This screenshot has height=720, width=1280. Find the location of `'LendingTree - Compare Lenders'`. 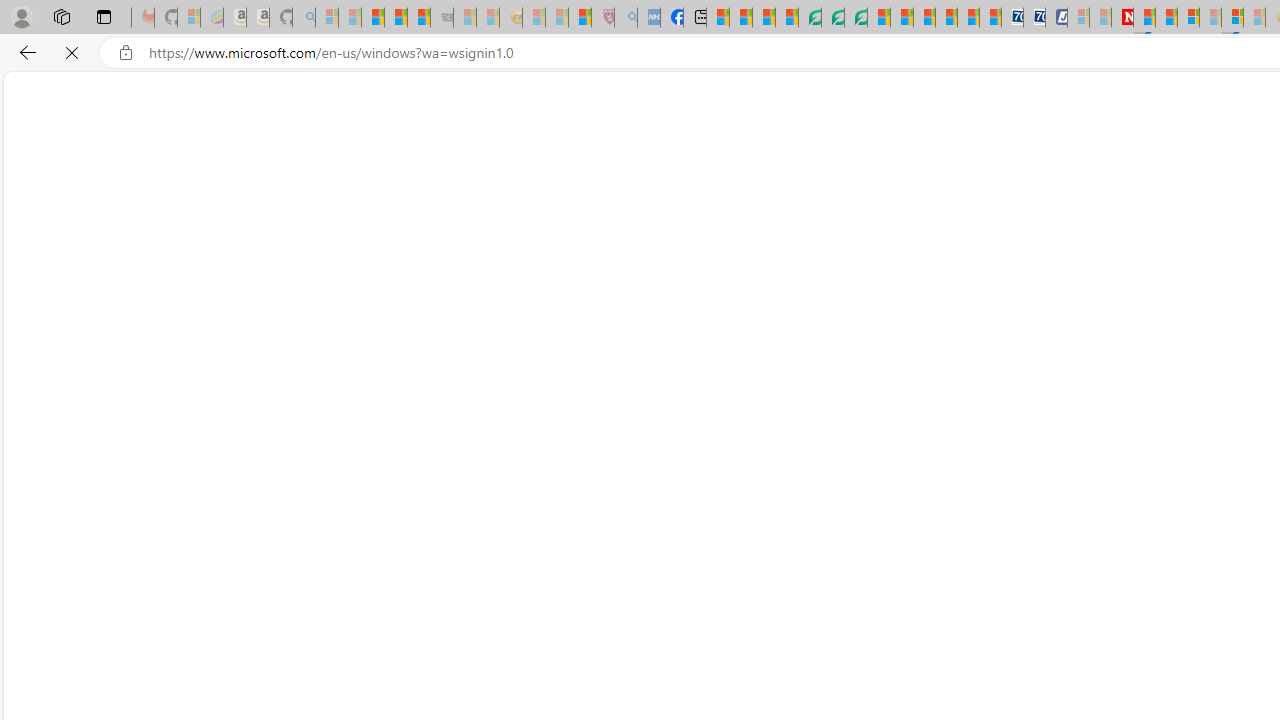

'LendingTree - Compare Lenders' is located at coordinates (809, 17).